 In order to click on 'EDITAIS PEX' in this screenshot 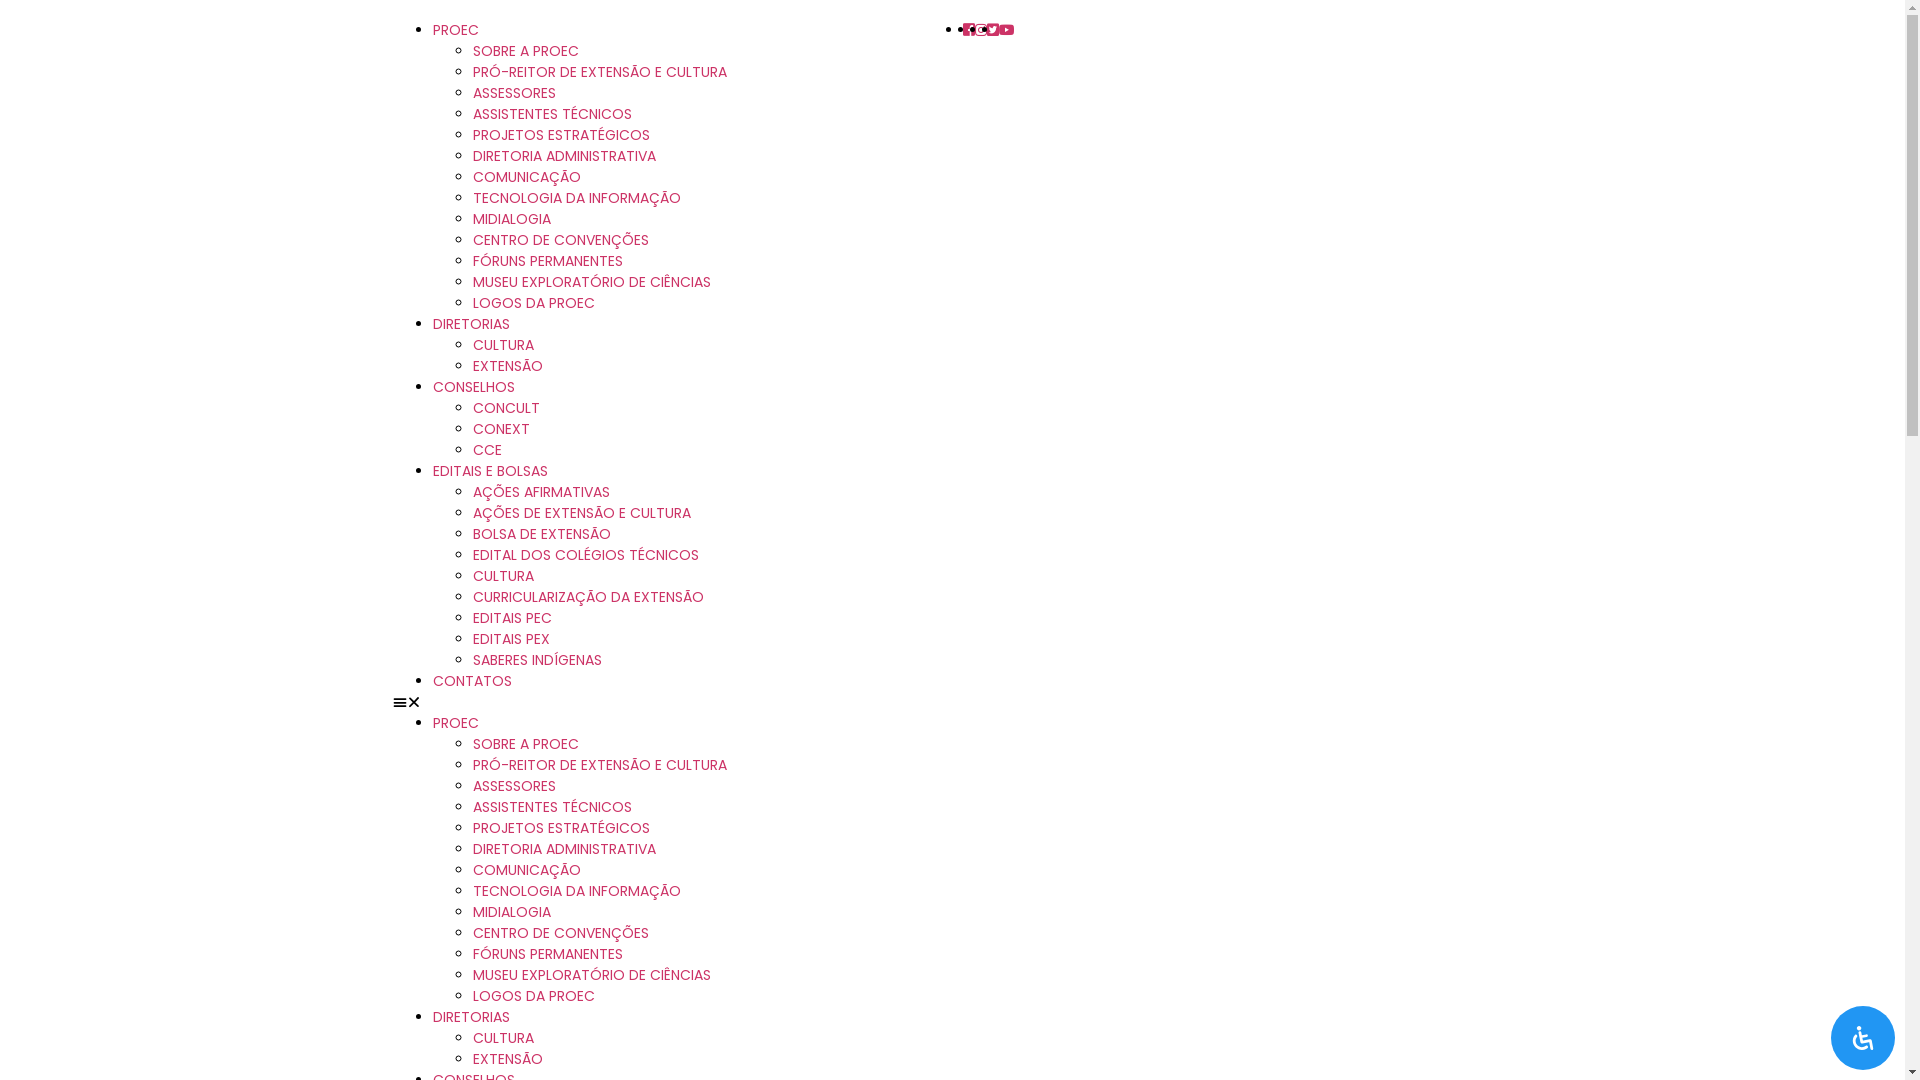, I will do `click(510, 639)`.